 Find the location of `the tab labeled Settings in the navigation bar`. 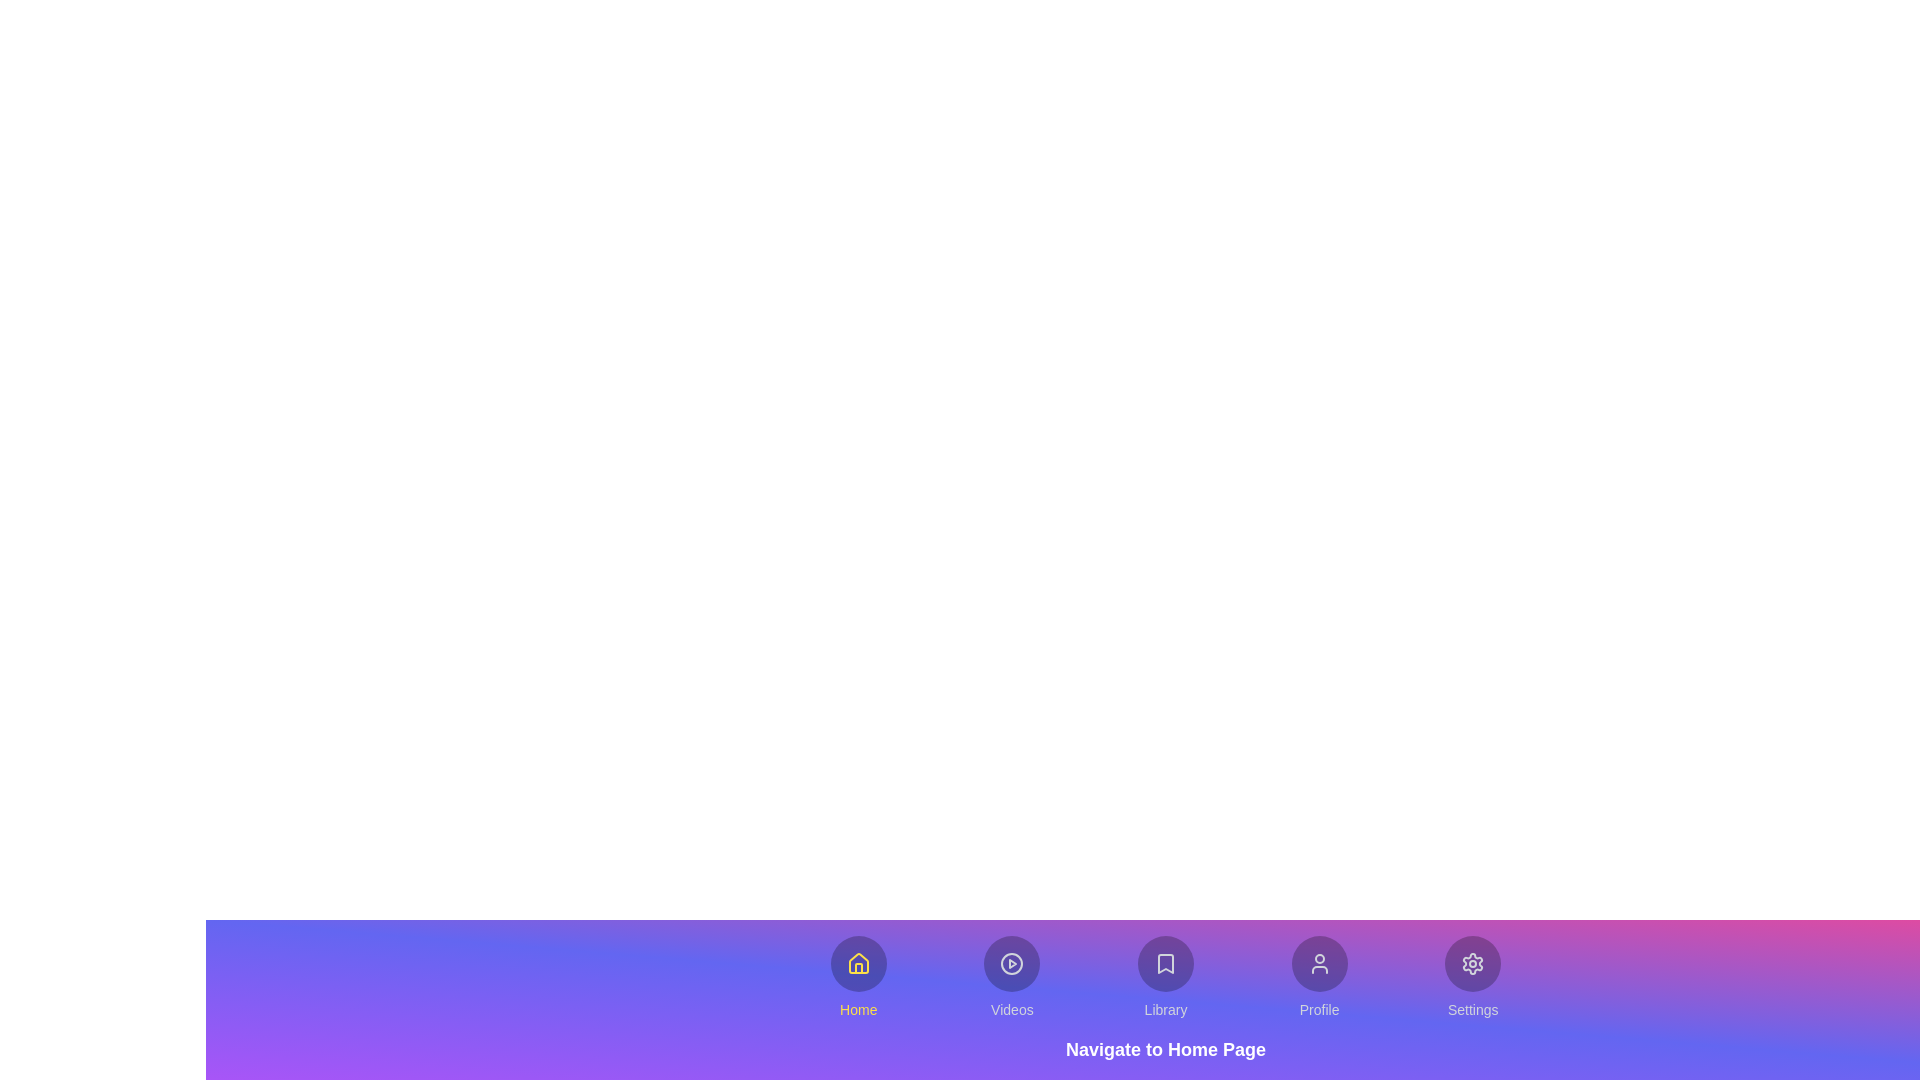

the tab labeled Settings in the navigation bar is located at coordinates (1473, 977).